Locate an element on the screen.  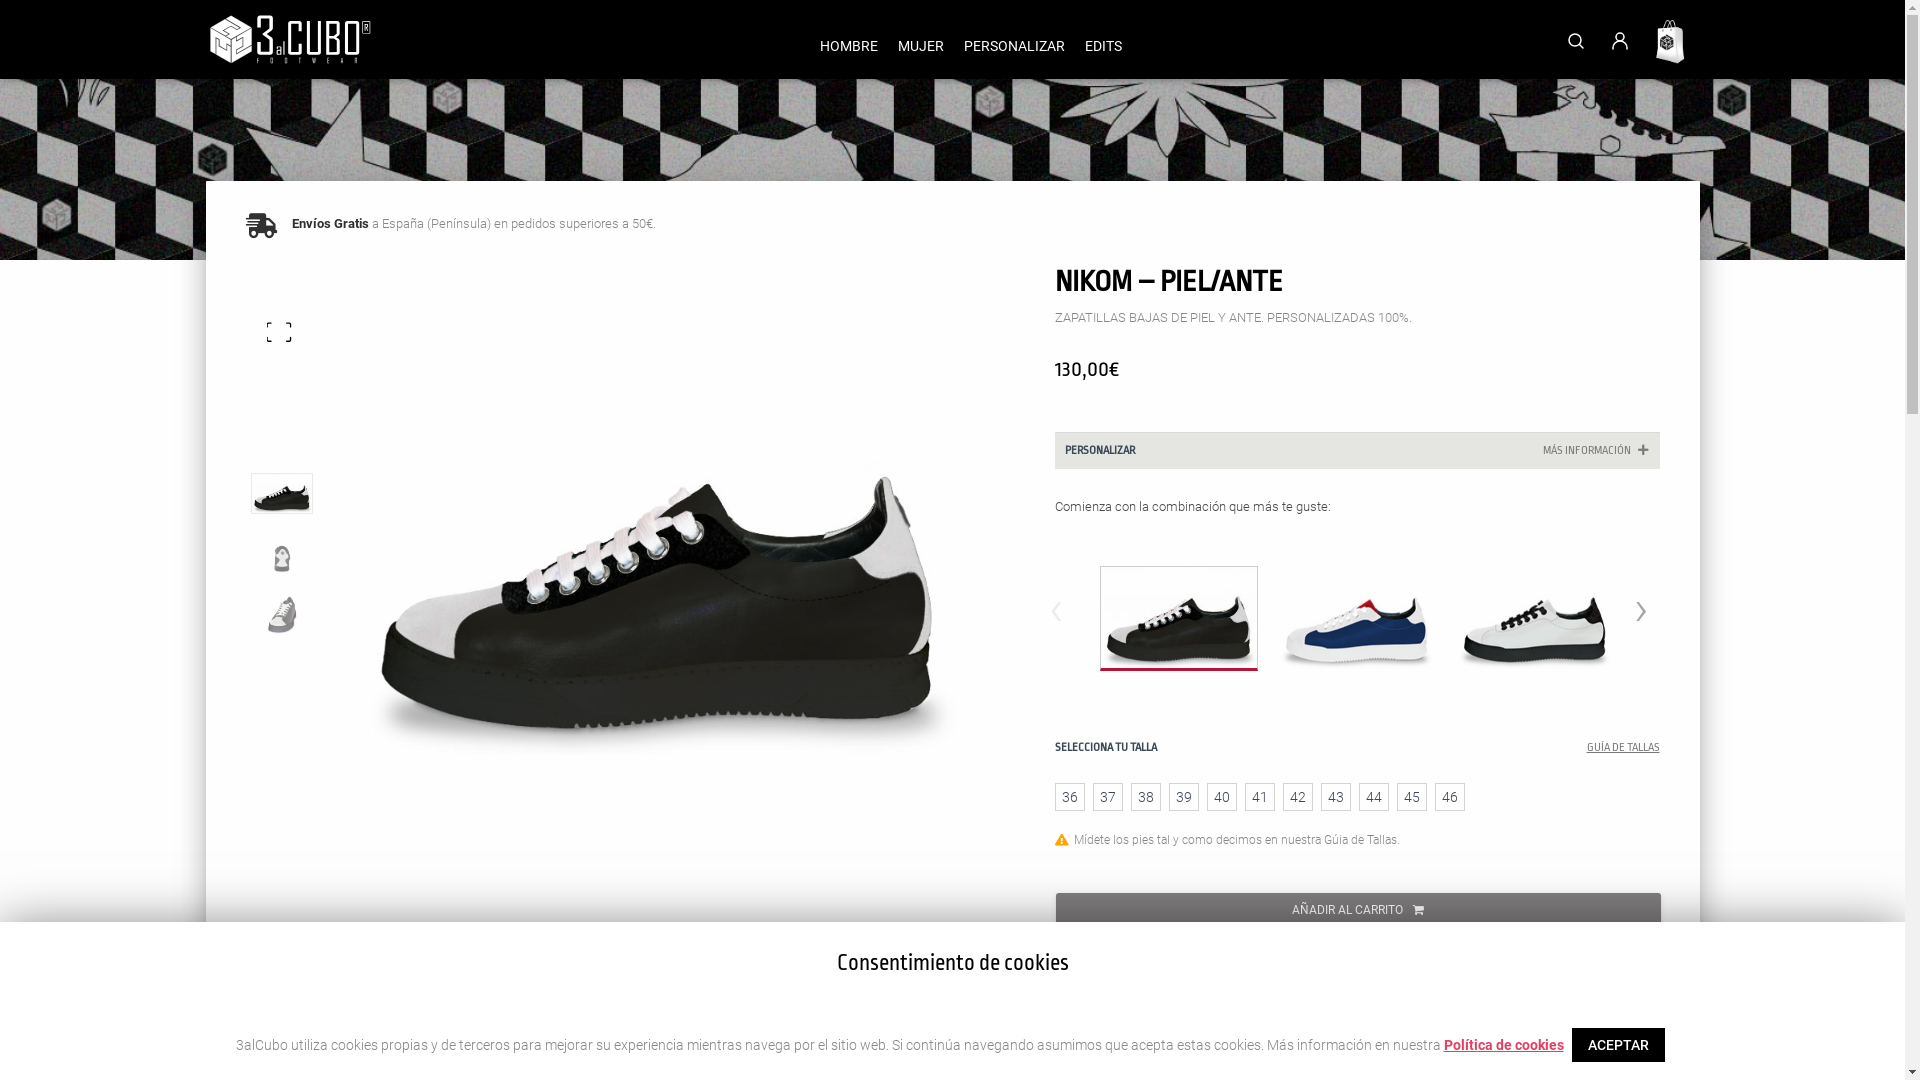
'MUJER' is located at coordinates (887, 45).